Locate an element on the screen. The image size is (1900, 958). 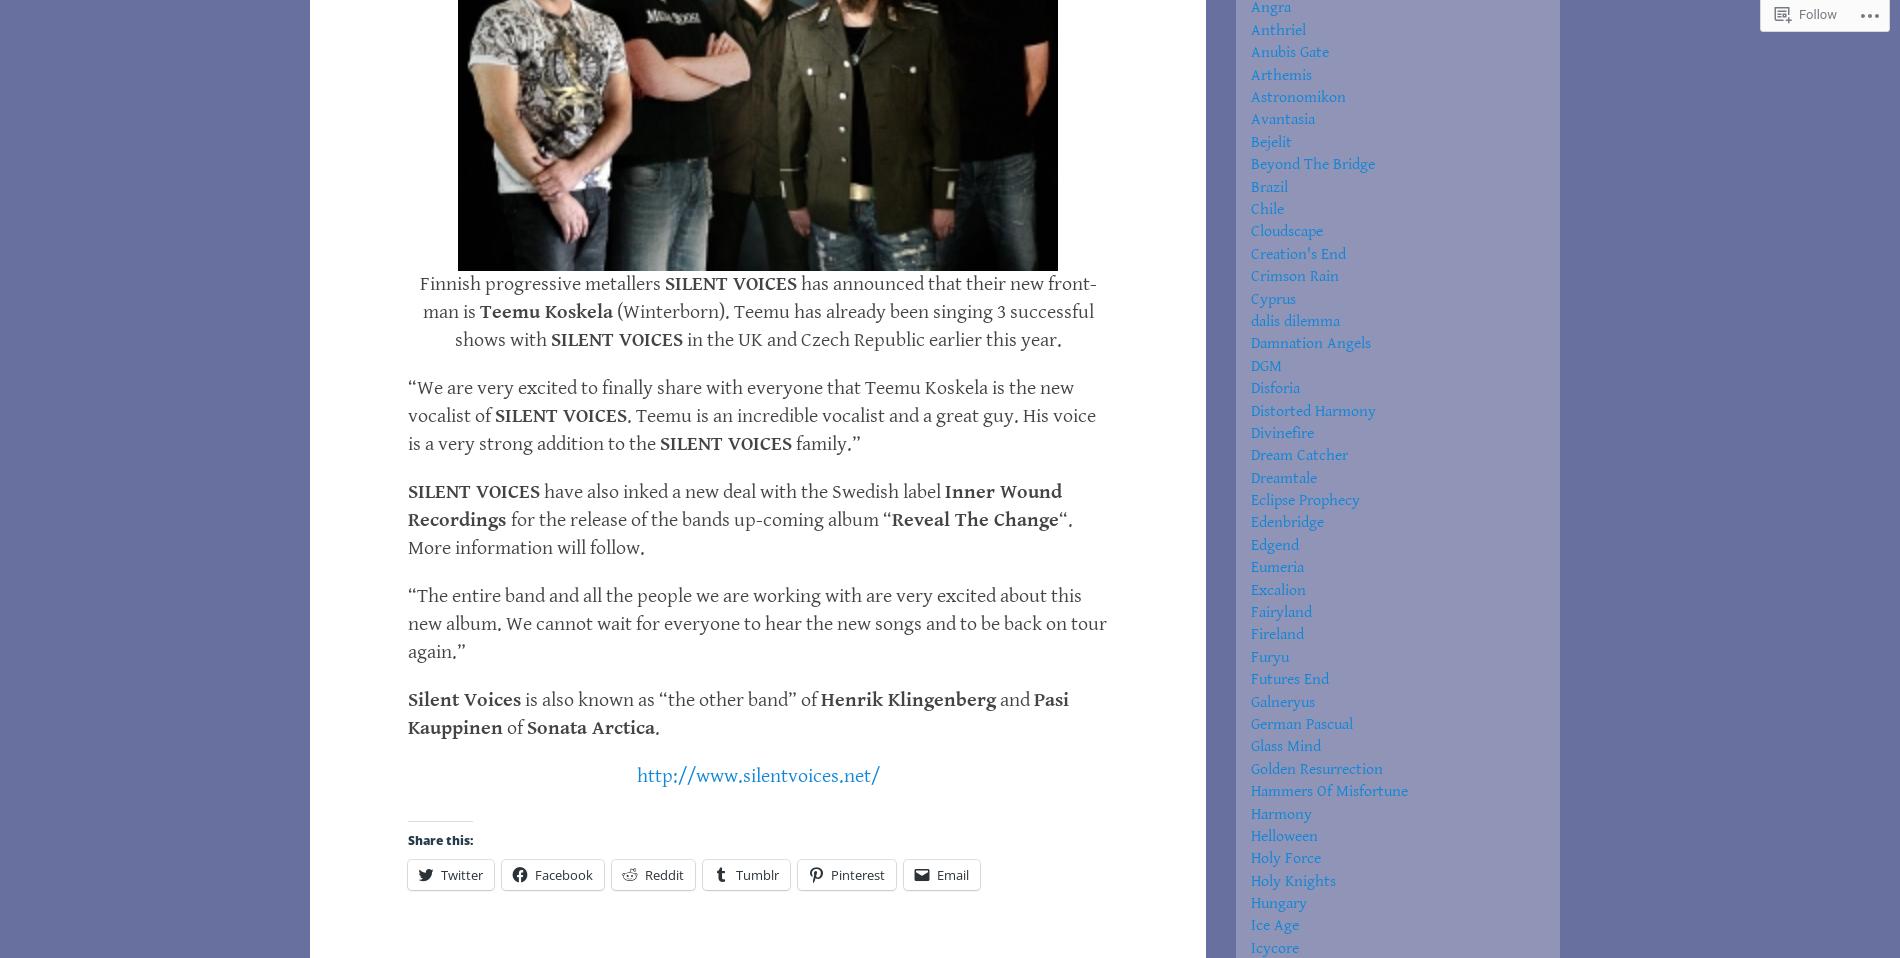
'Hammers Of Misfortune' is located at coordinates (1328, 791).